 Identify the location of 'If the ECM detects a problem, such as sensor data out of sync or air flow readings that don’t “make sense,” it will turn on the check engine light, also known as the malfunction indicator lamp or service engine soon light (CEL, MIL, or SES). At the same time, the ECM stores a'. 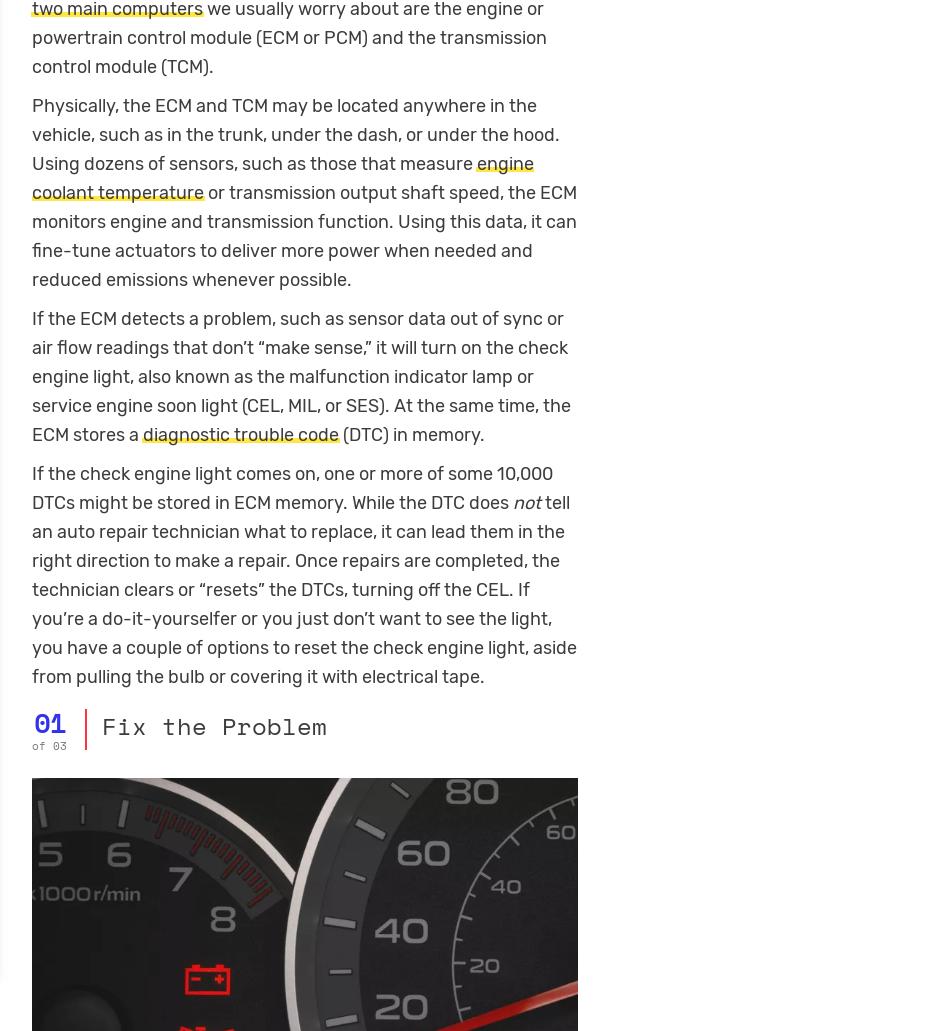
(32, 376).